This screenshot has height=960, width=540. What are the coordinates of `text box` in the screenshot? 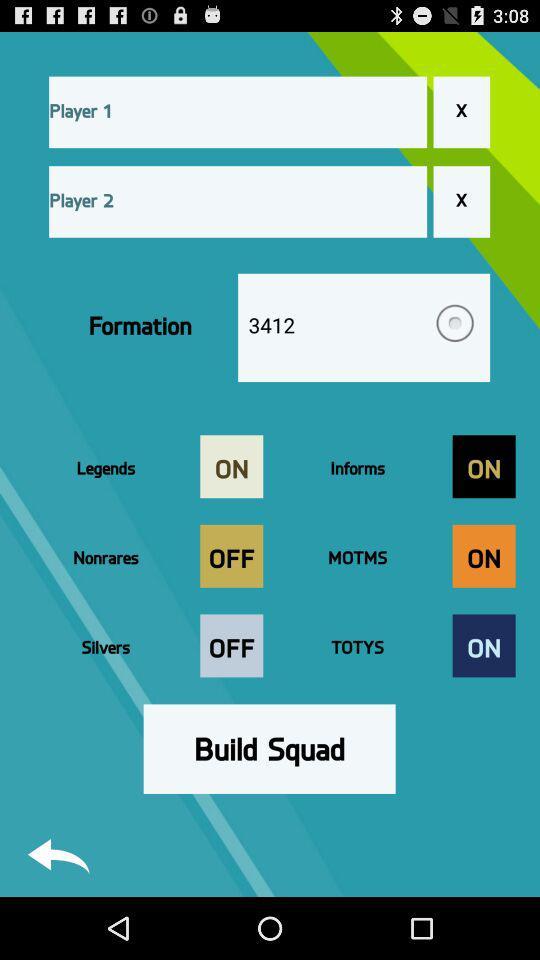 It's located at (238, 111).